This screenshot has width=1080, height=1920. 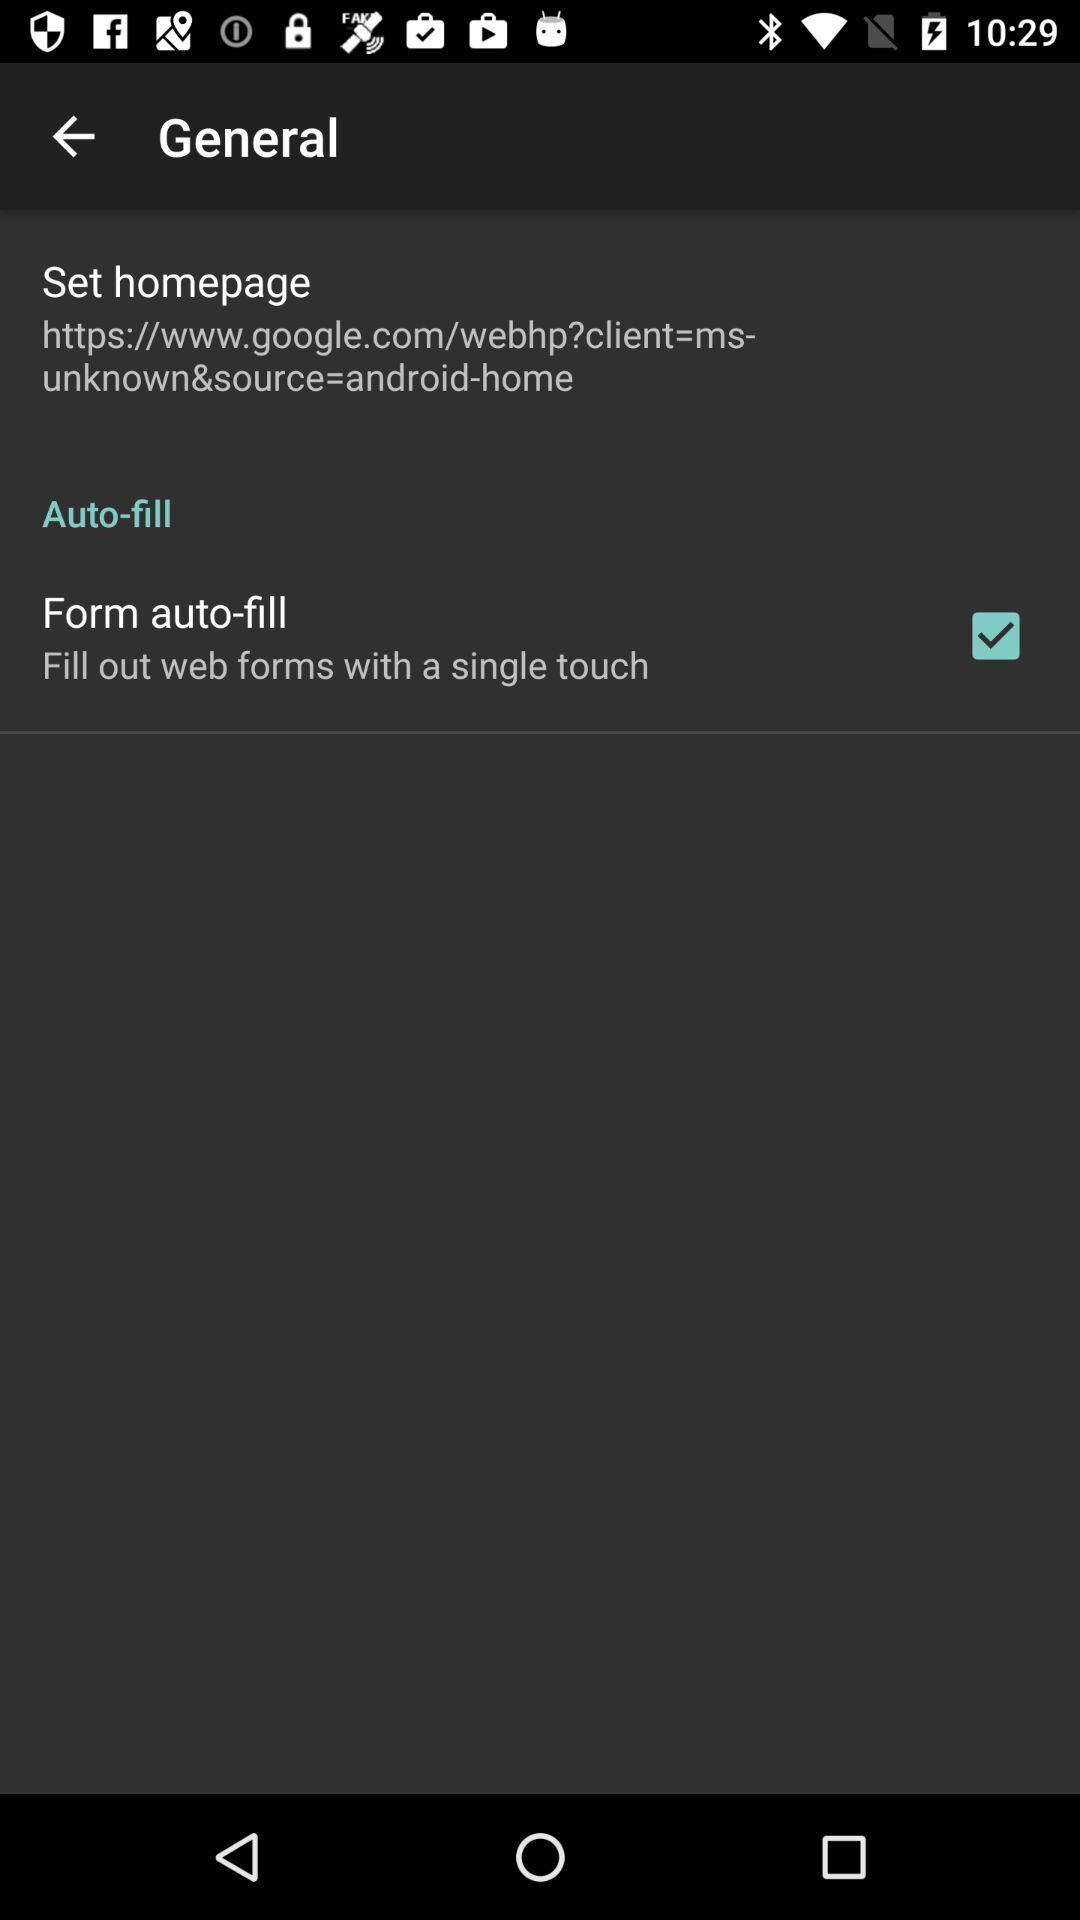 I want to click on the item next to the general, so click(x=72, y=135).